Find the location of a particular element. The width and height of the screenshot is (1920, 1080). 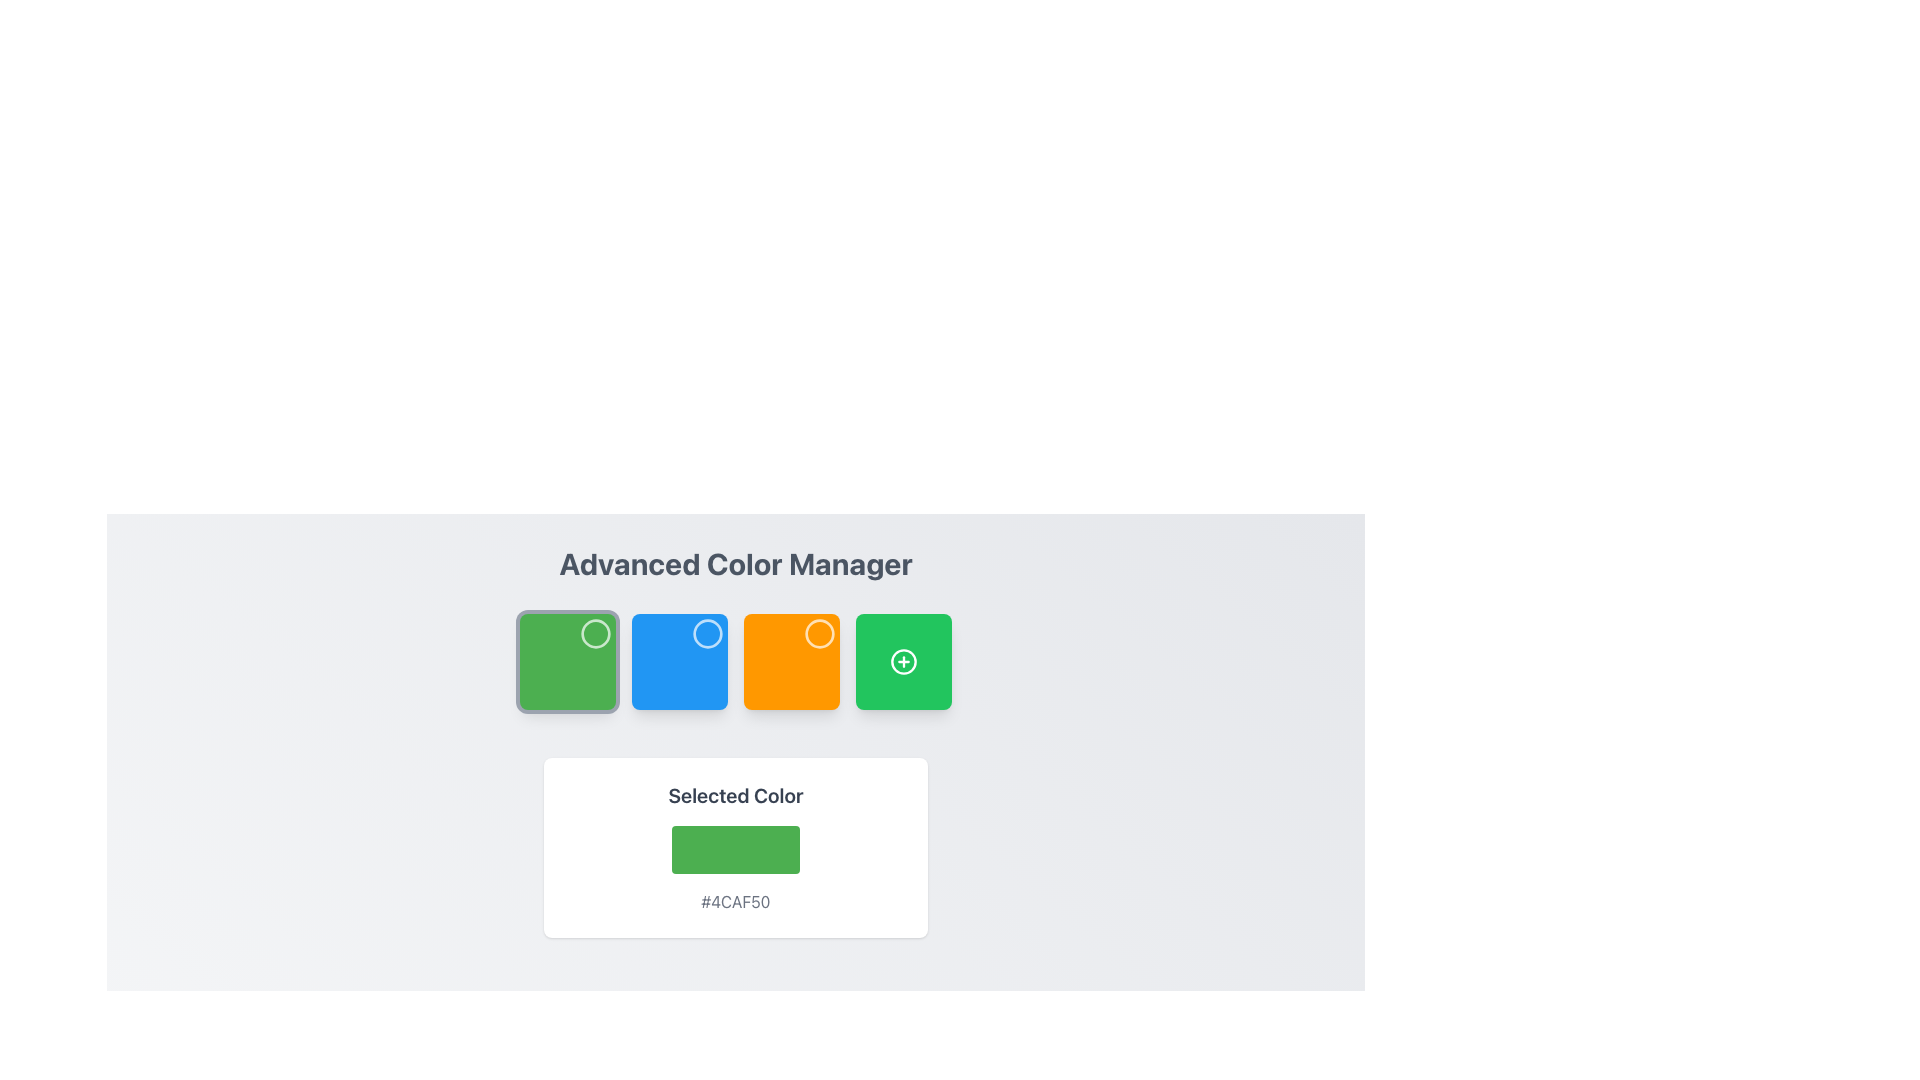

the blue circle with a white border located centrally within the blue square, which is the second square in a horizontal row of four squares, under the header 'Advanced Color Manager' is located at coordinates (708, 633).